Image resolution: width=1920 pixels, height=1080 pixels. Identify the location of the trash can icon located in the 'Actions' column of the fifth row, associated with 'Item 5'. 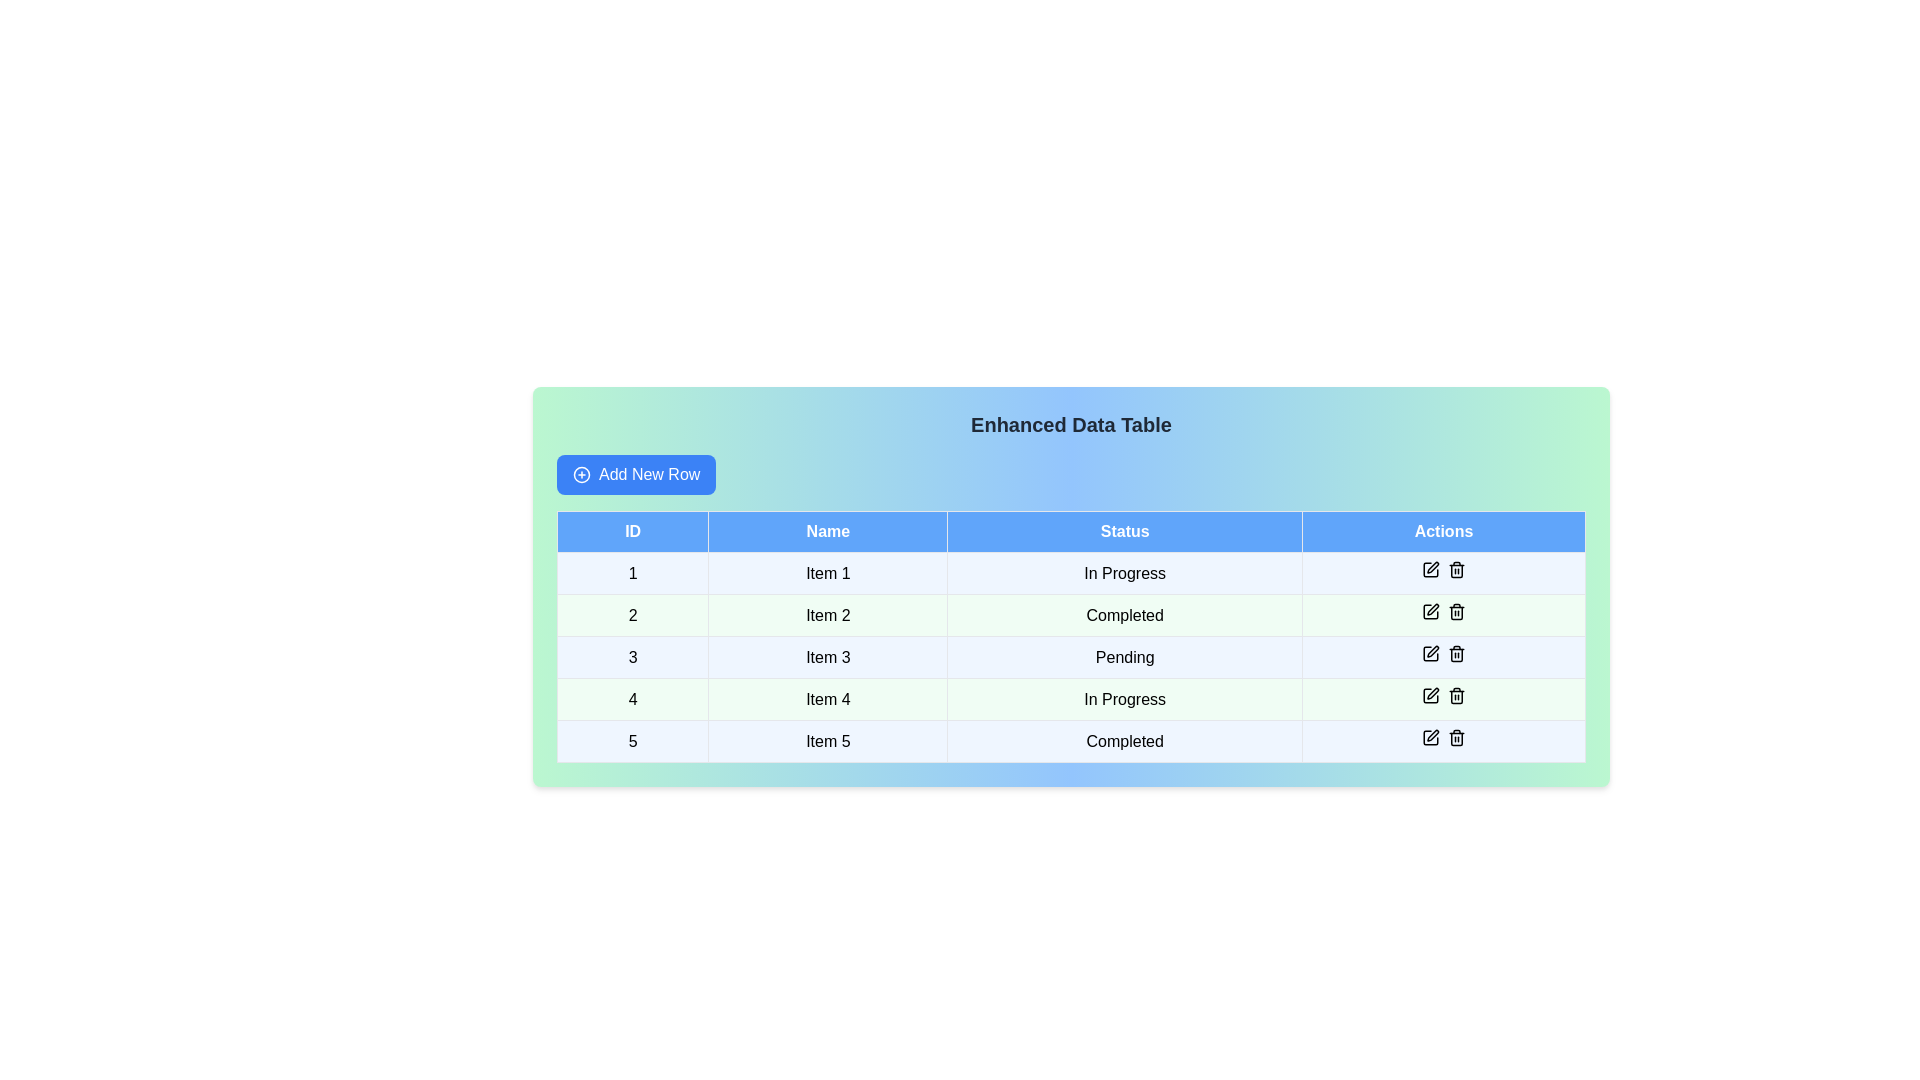
(1444, 741).